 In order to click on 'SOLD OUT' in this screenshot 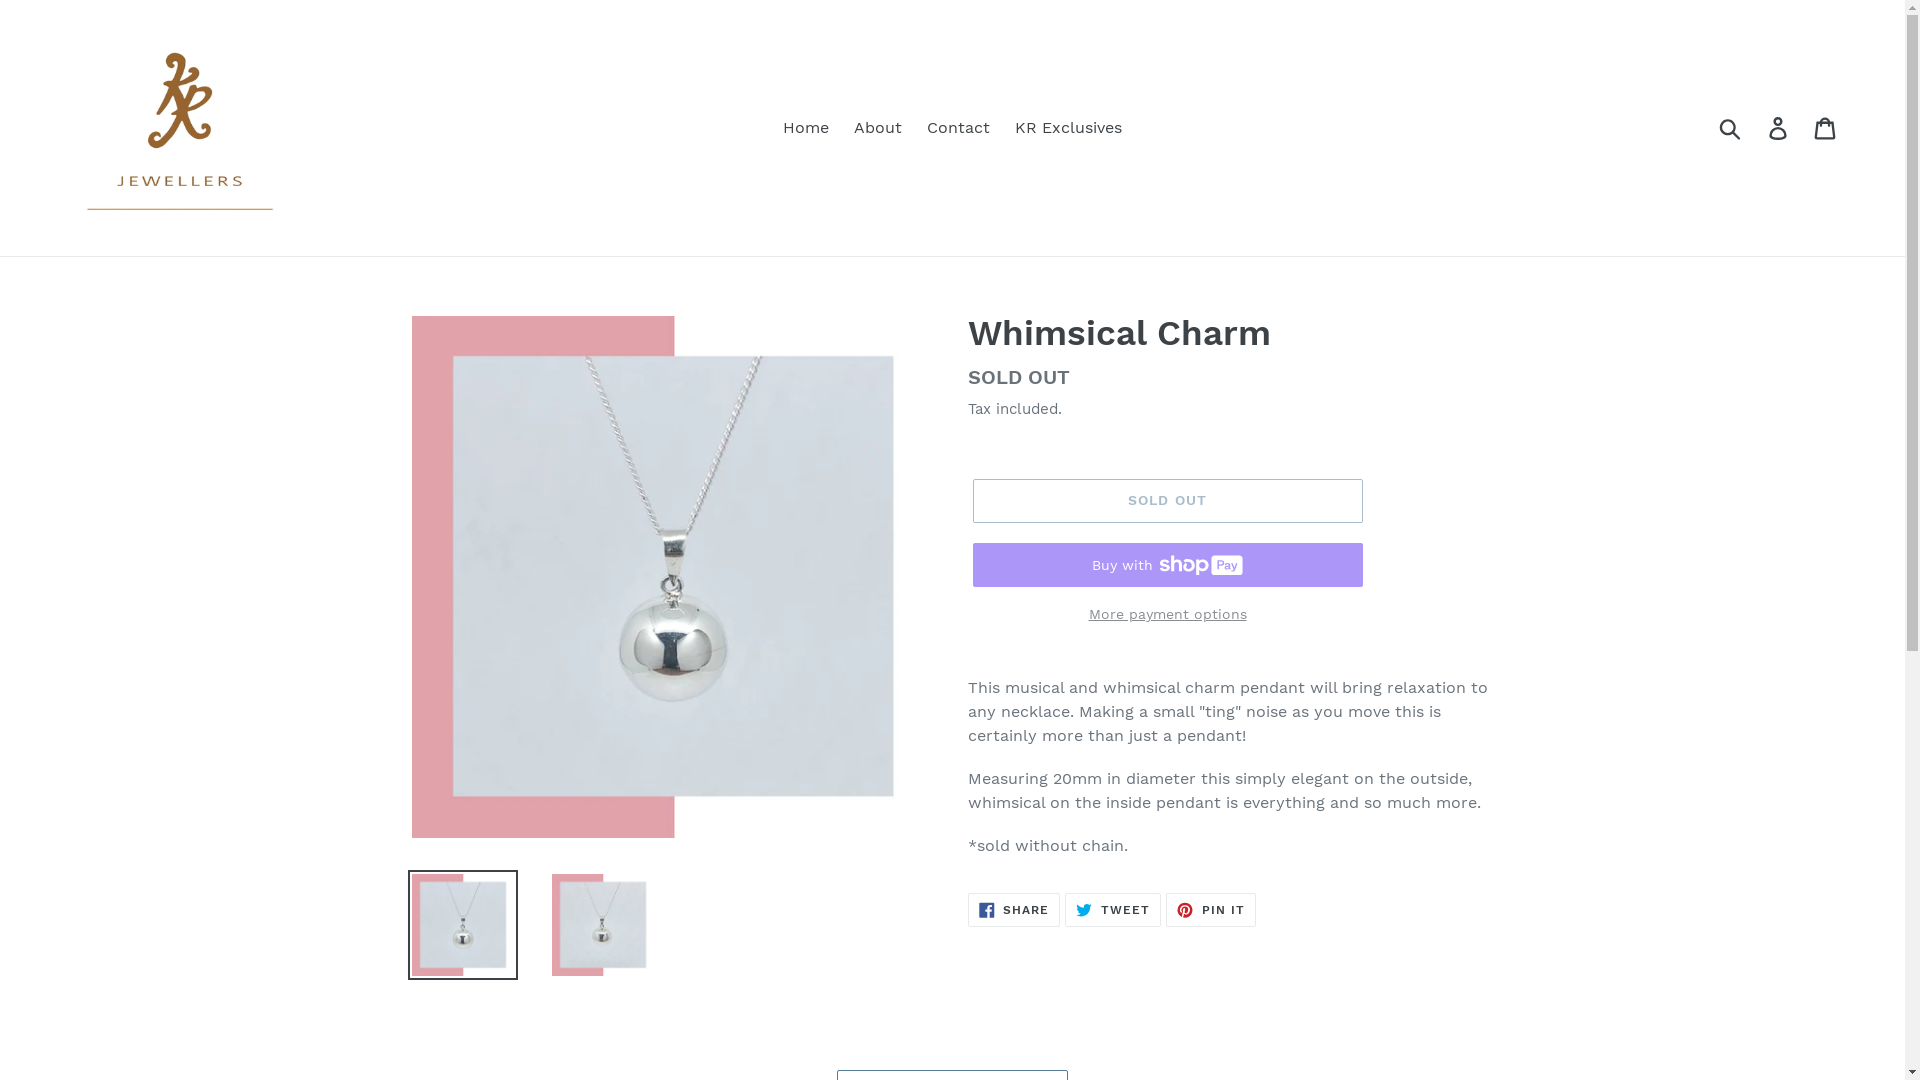, I will do `click(971, 500)`.